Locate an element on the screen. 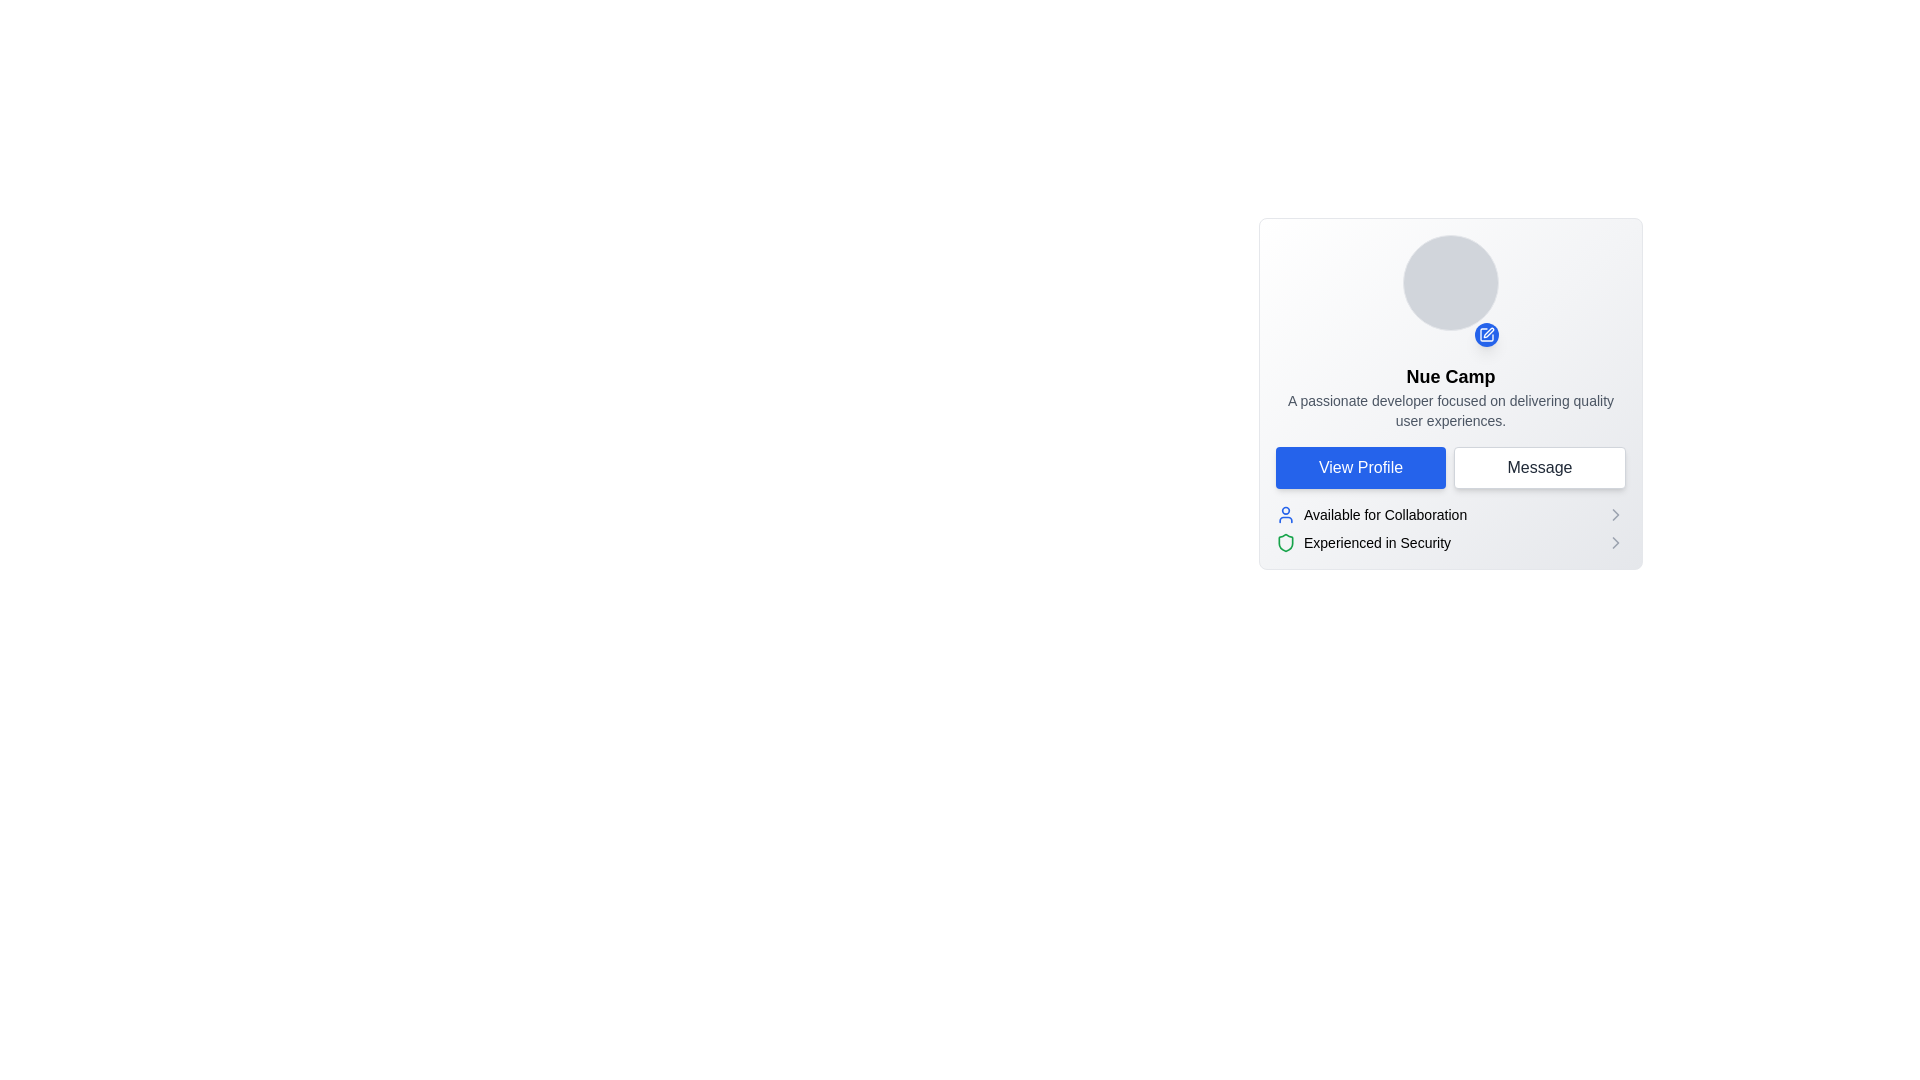 This screenshot has width=1920, height=1080. the Profile image placeholder with an edit button is located at coordinates (1450, 290).